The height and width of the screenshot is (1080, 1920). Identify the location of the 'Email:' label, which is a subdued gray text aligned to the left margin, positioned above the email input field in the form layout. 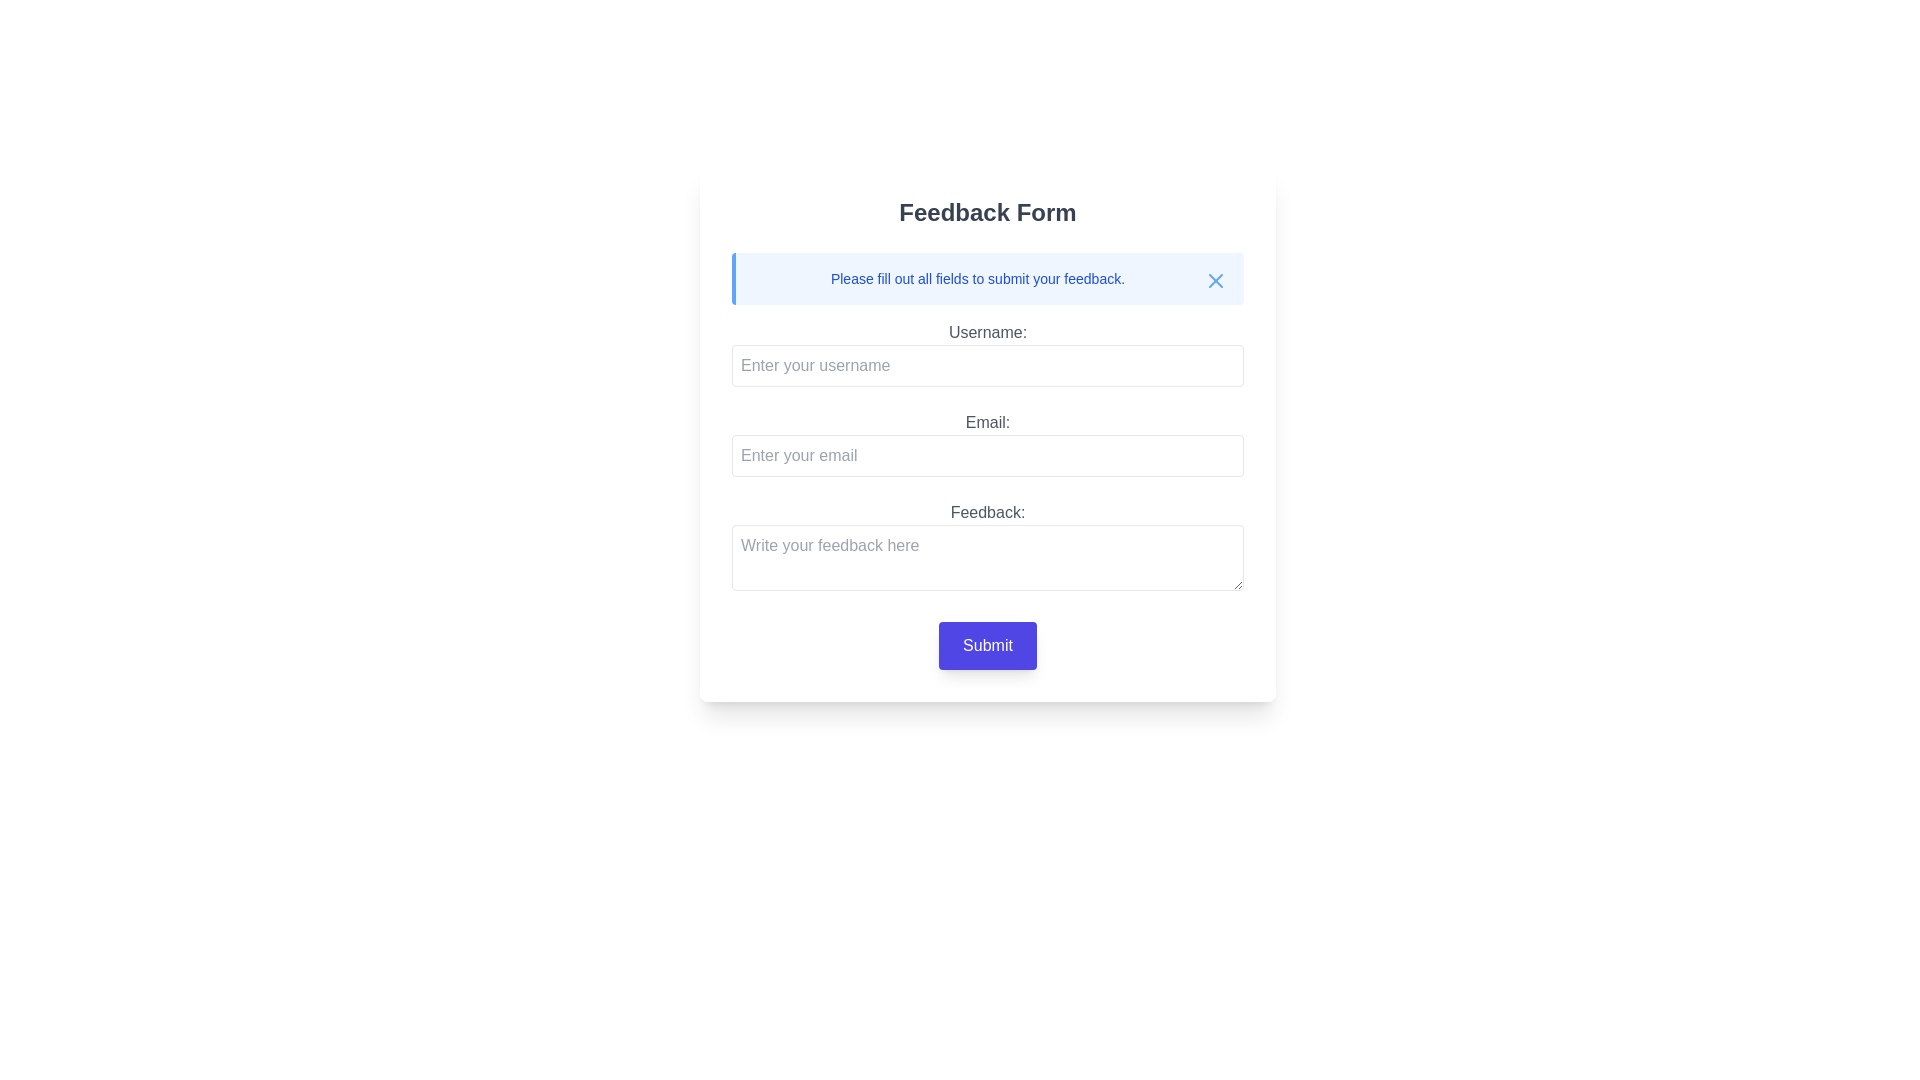
(988, 422).